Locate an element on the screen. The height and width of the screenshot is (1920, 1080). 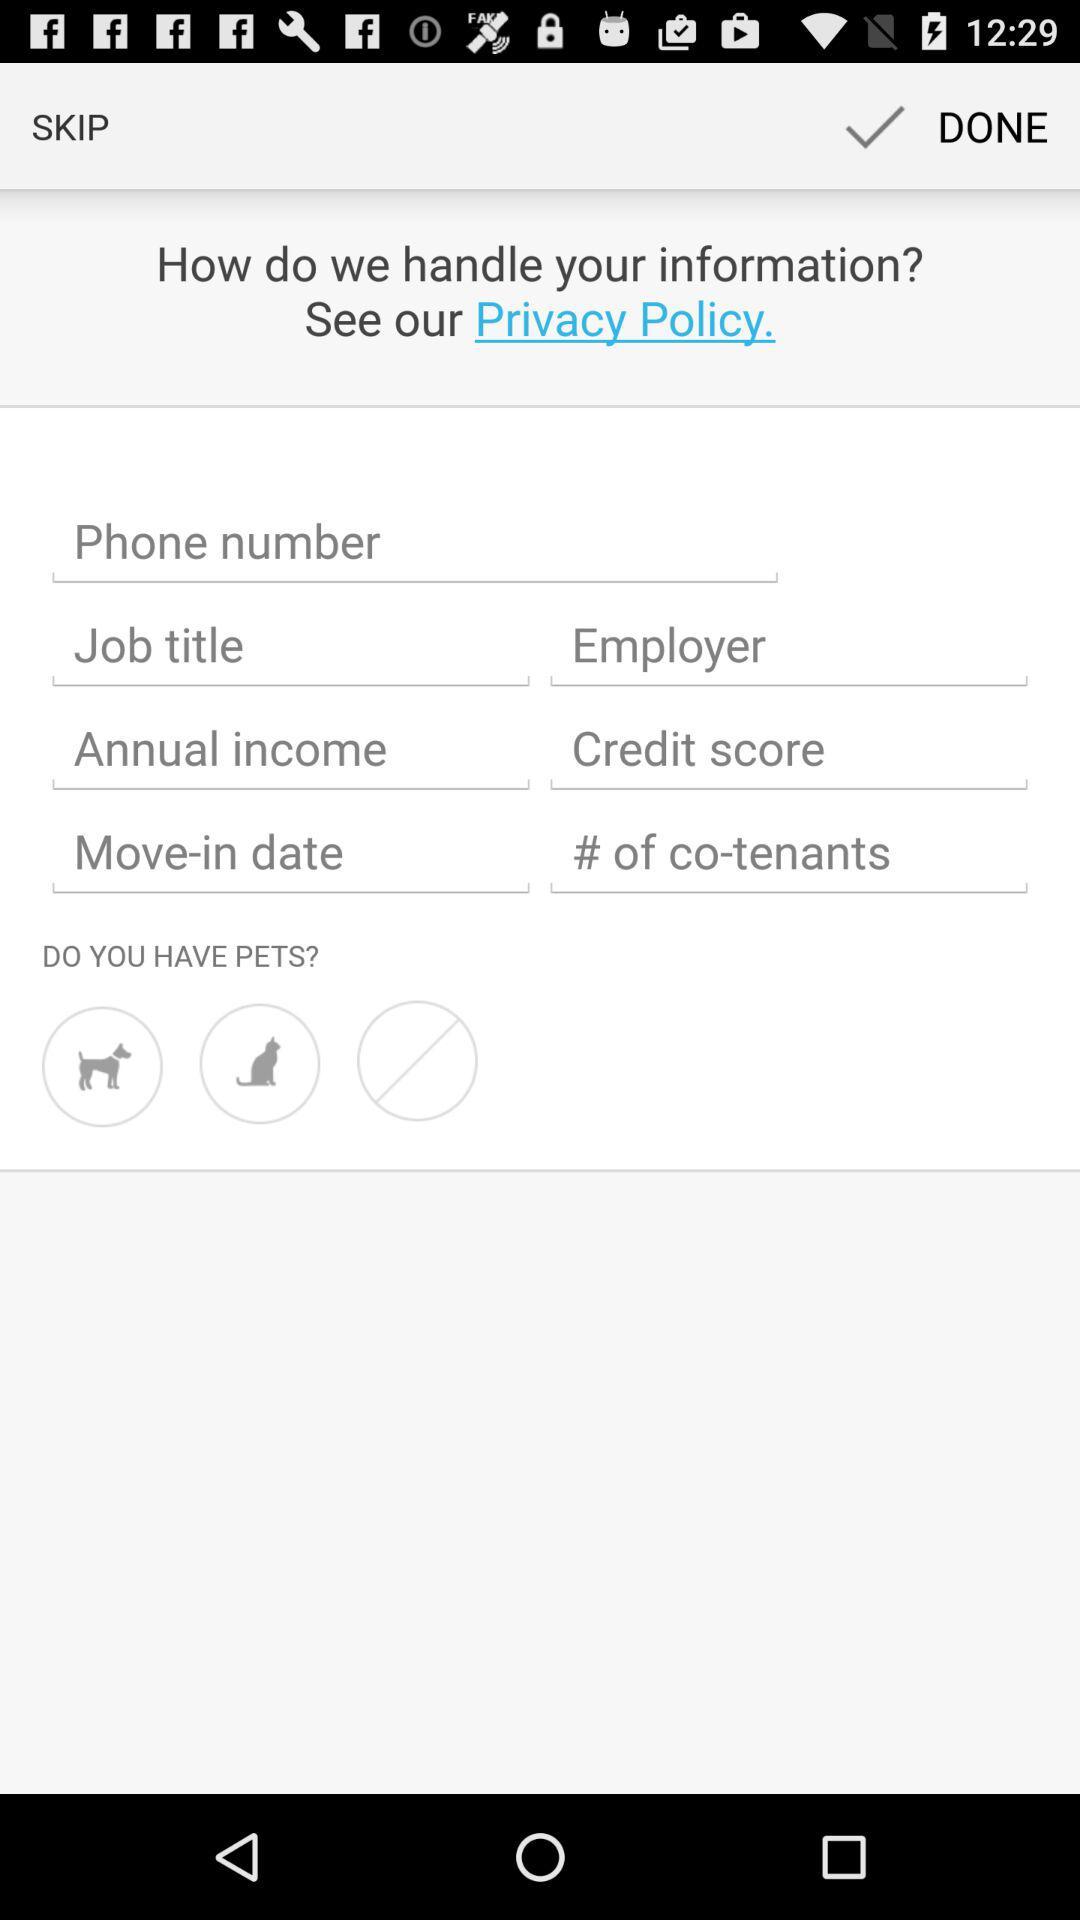
cat option is located at coordinates (258, 1062).